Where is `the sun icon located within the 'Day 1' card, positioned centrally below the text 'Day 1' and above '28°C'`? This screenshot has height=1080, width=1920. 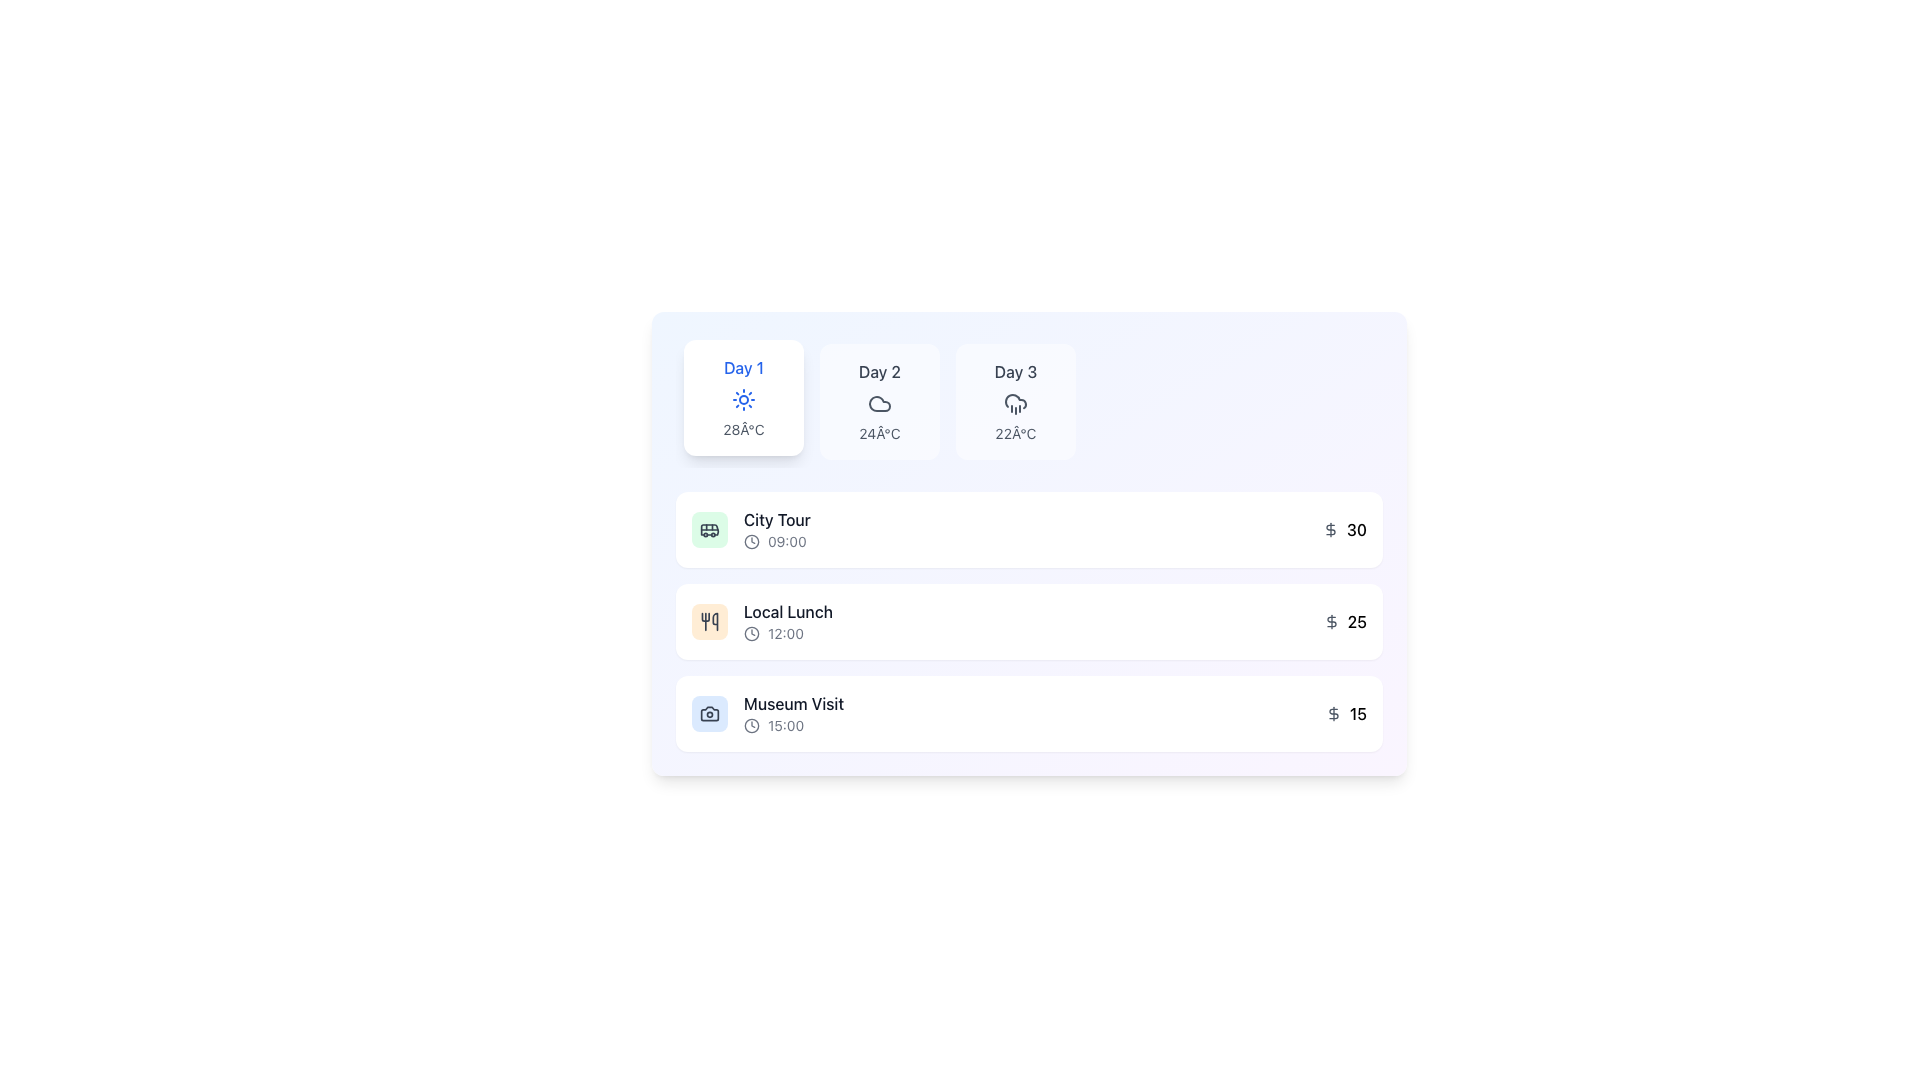 the sun icon located within the 'Day 1' card, positioned centrally below the text 'Day 1' and above '28°C' is located at coordinates (743, 400).